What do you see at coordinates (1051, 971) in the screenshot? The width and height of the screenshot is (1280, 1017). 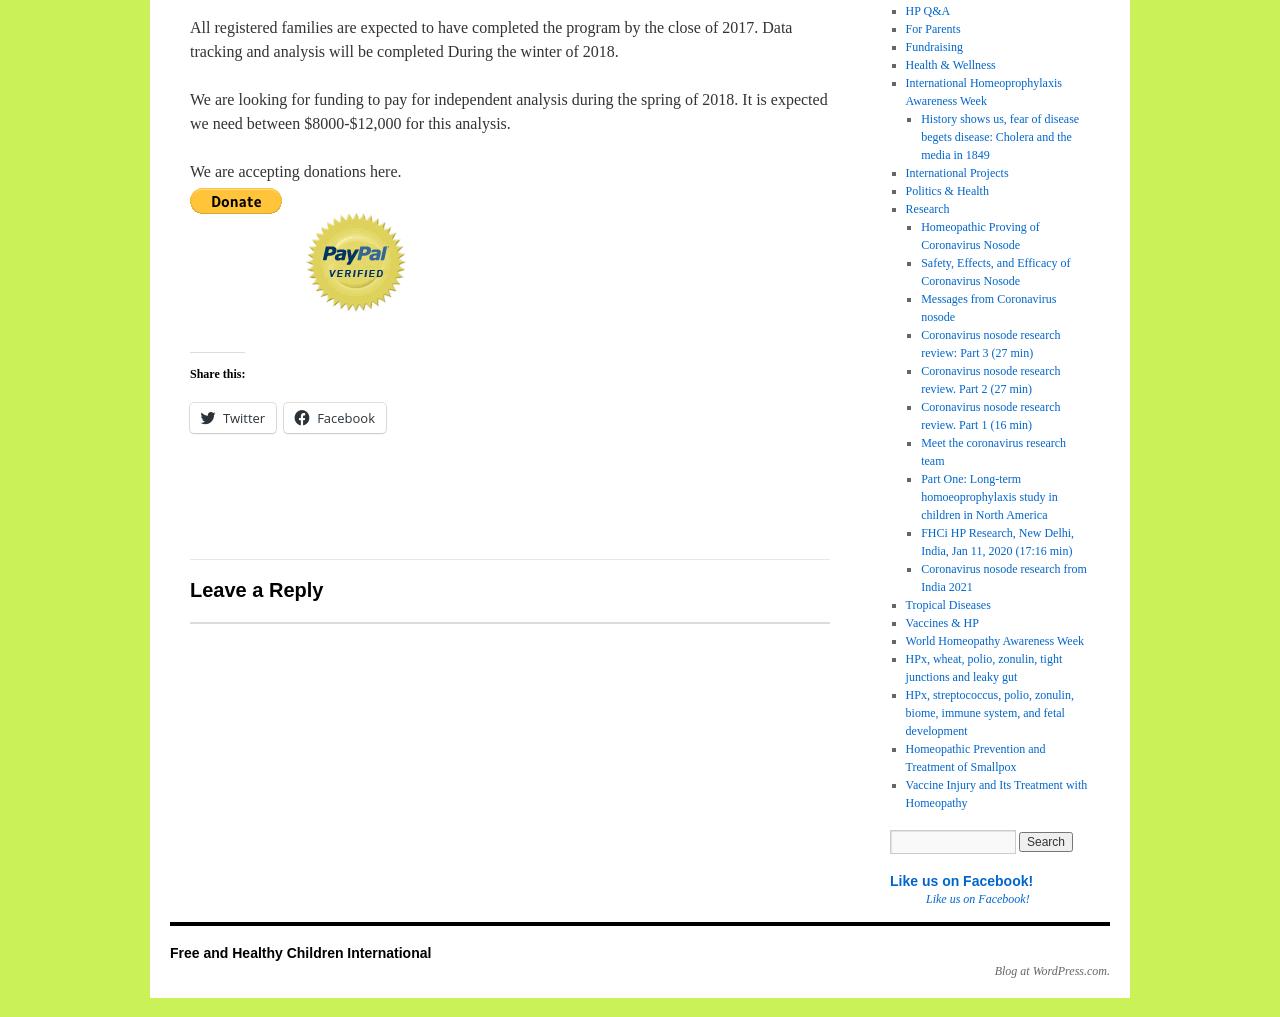 I see `'Blog at WordPress.com.'` at bounding box center [1051, 971].